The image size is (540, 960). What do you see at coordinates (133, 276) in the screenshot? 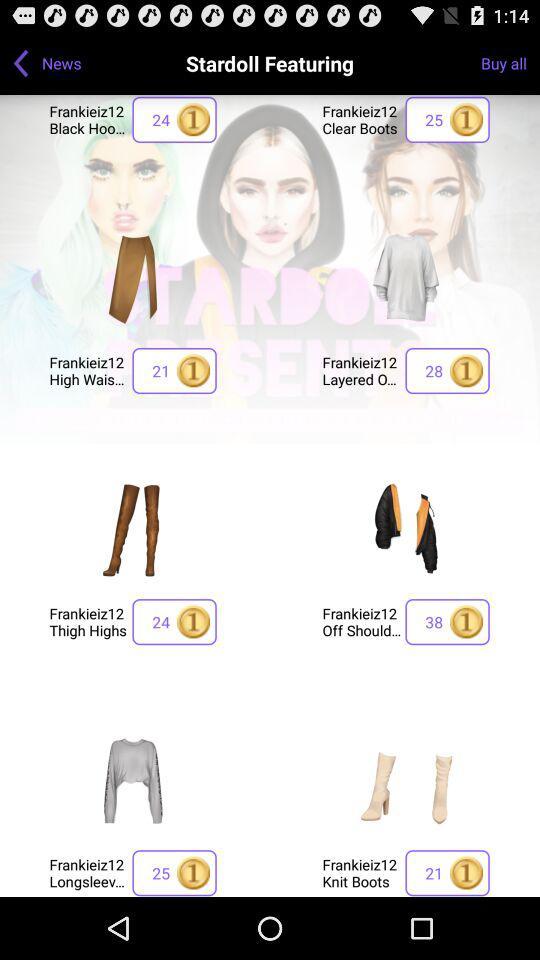
I see `brown split leg skirt` at bounding box center [133, 276].